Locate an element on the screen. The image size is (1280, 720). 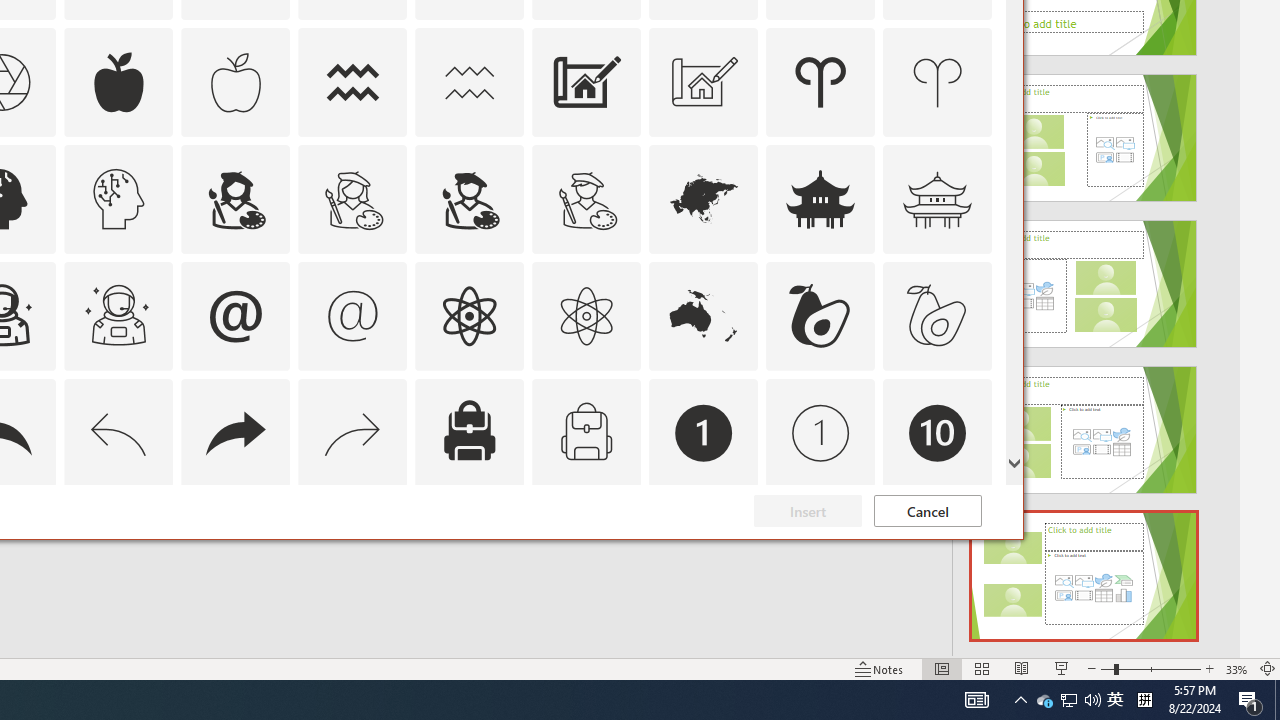
'AutomationID: Icons_Badge1_M' is located at coordinates (821, 431).